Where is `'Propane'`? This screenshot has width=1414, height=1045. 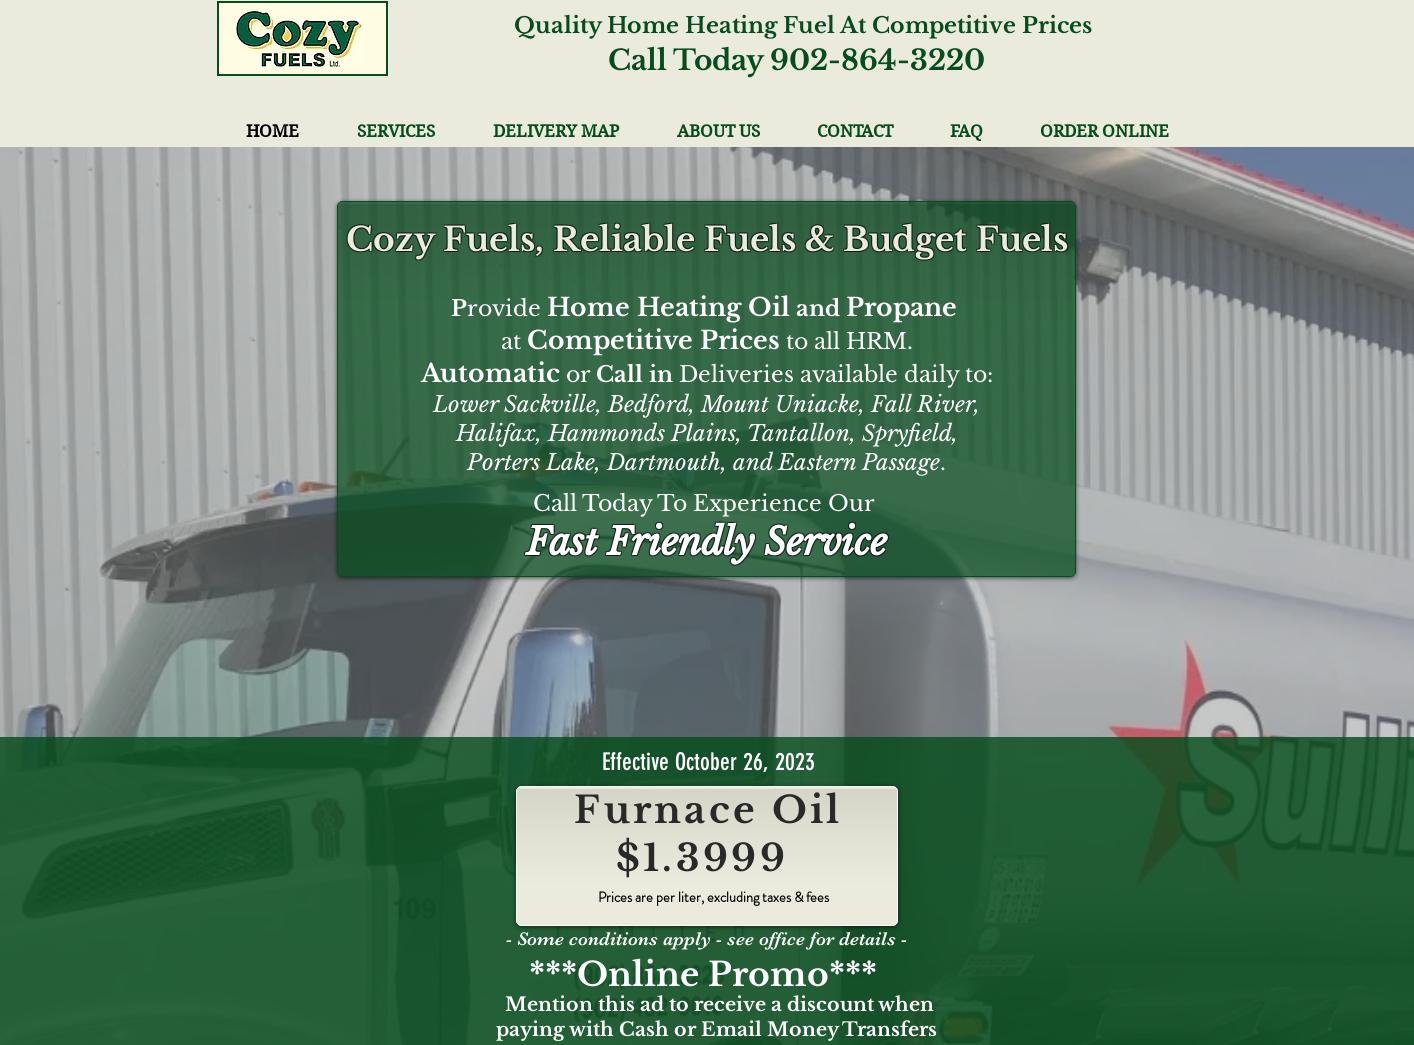
'Propane' is located at coordinates (900, 307).